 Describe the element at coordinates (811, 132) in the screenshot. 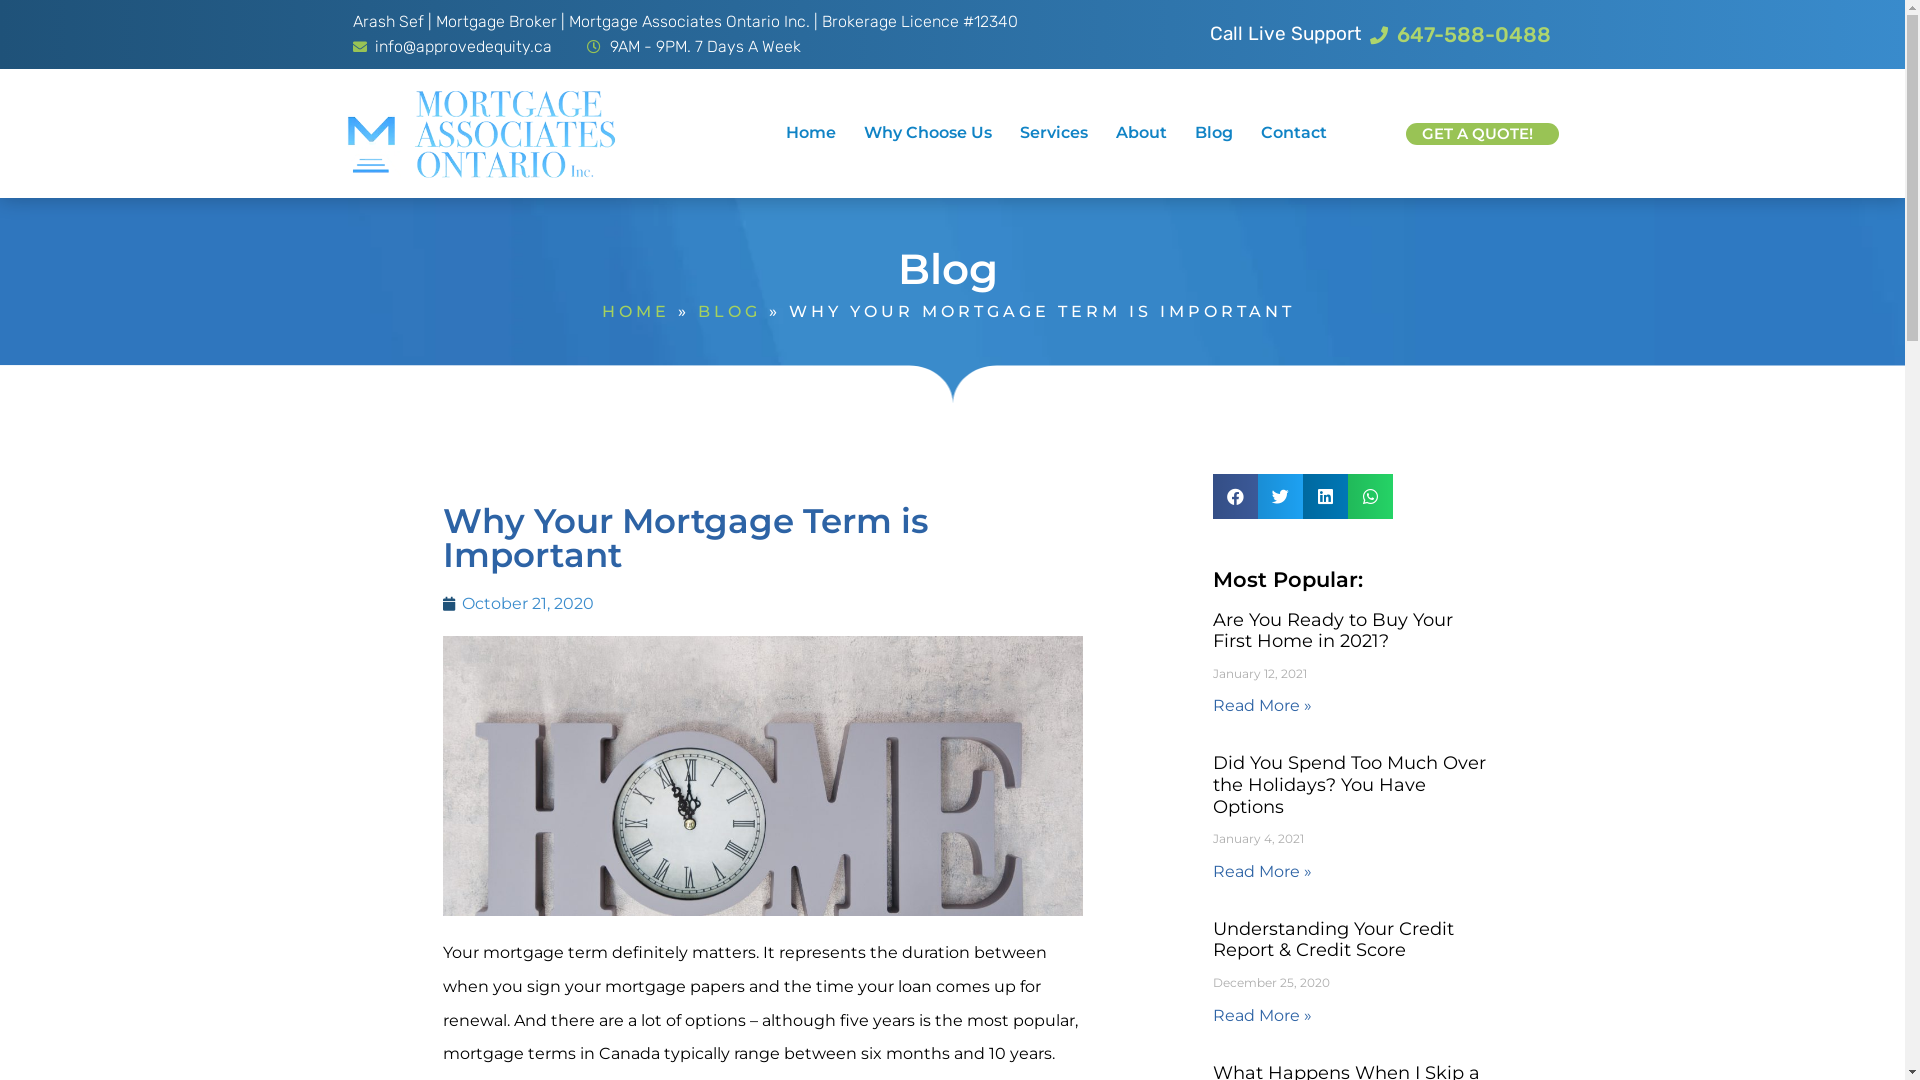

I see `'Home'` at that location.